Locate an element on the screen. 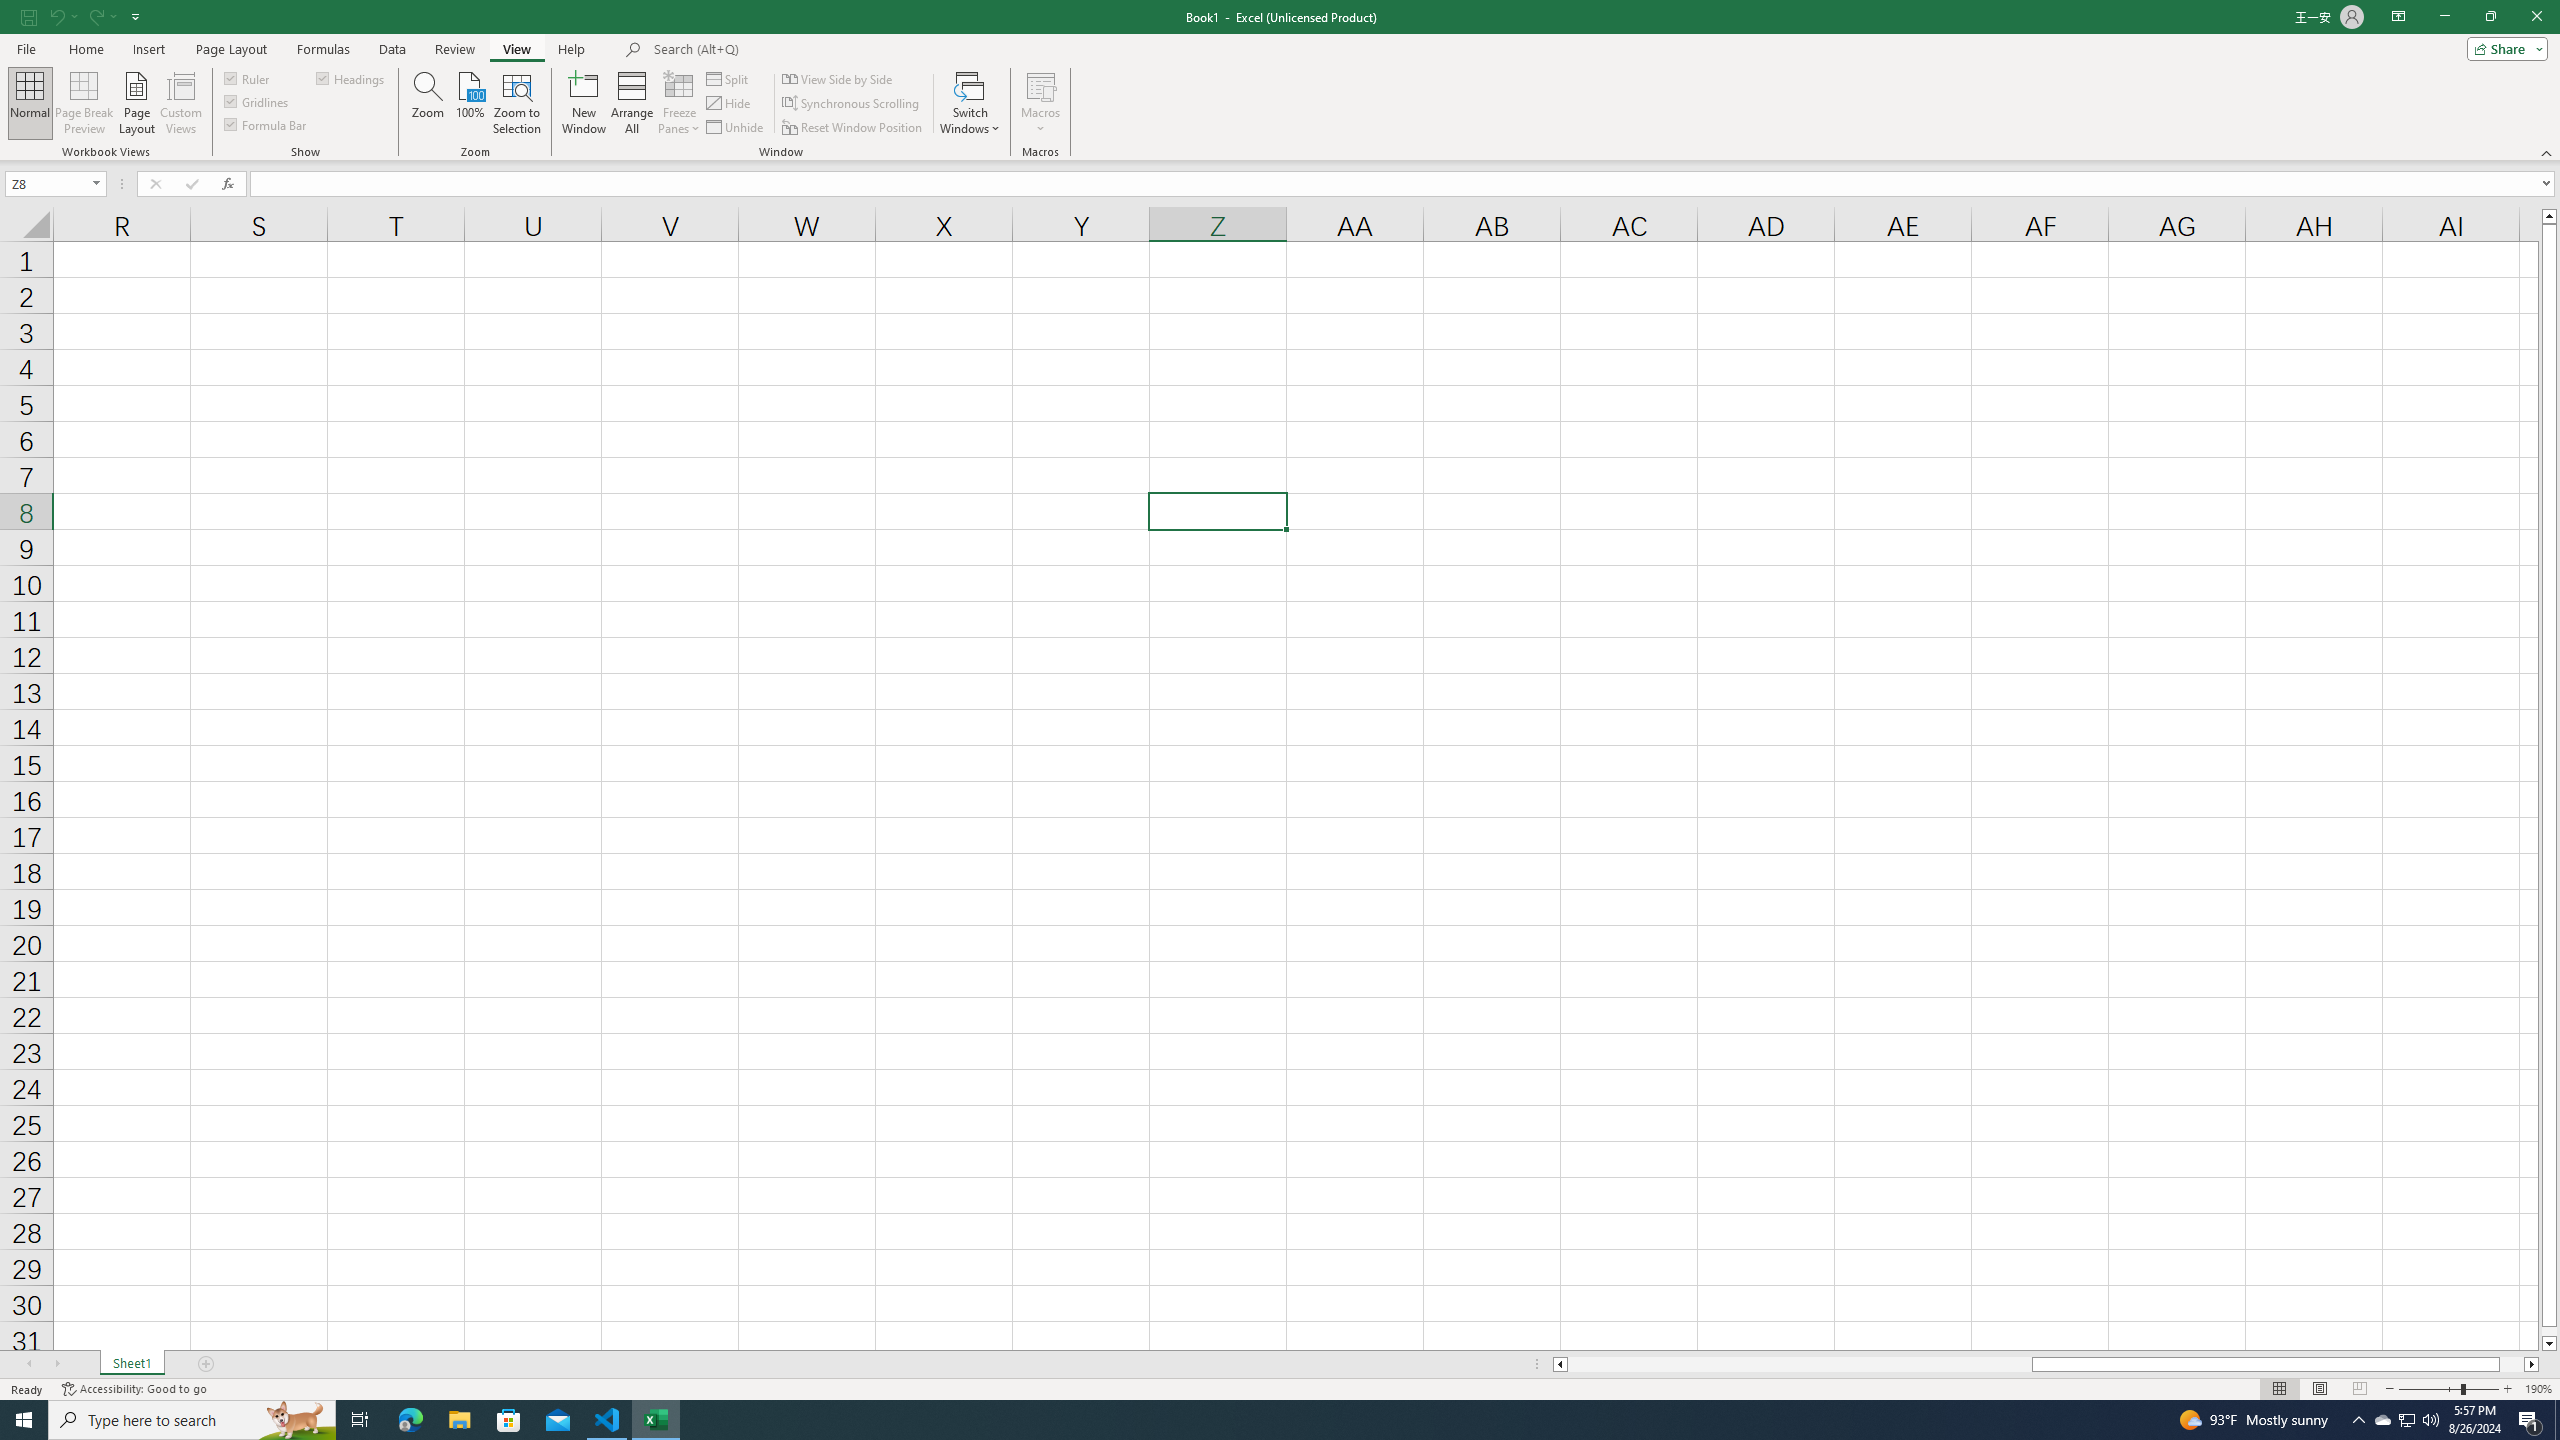 The width and height of the screenshot is (2560, 1440). 'Unhide...' is located at coordinates (737, 127).